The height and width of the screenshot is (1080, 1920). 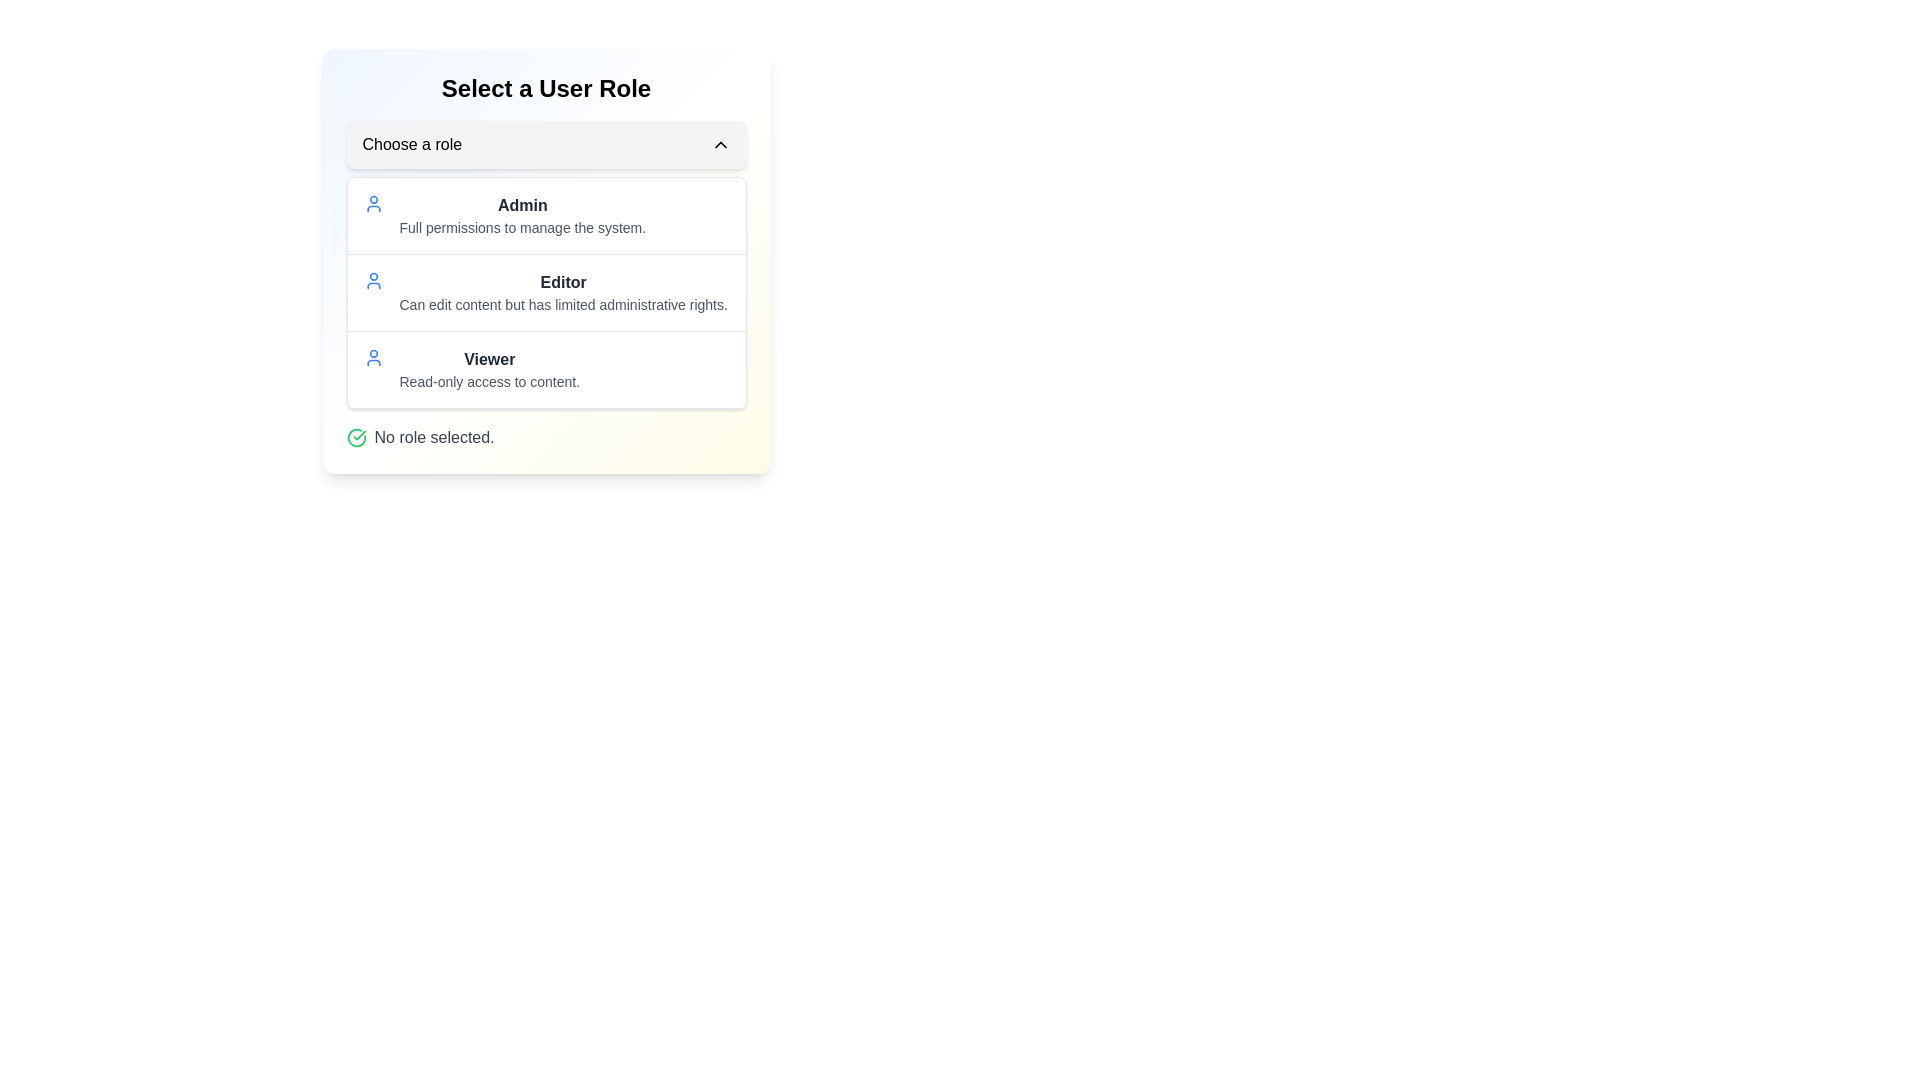 I want to click on the 'Editor' role option in the selectable list within the 'Select a User Role' card, so click(x=546, y=293).